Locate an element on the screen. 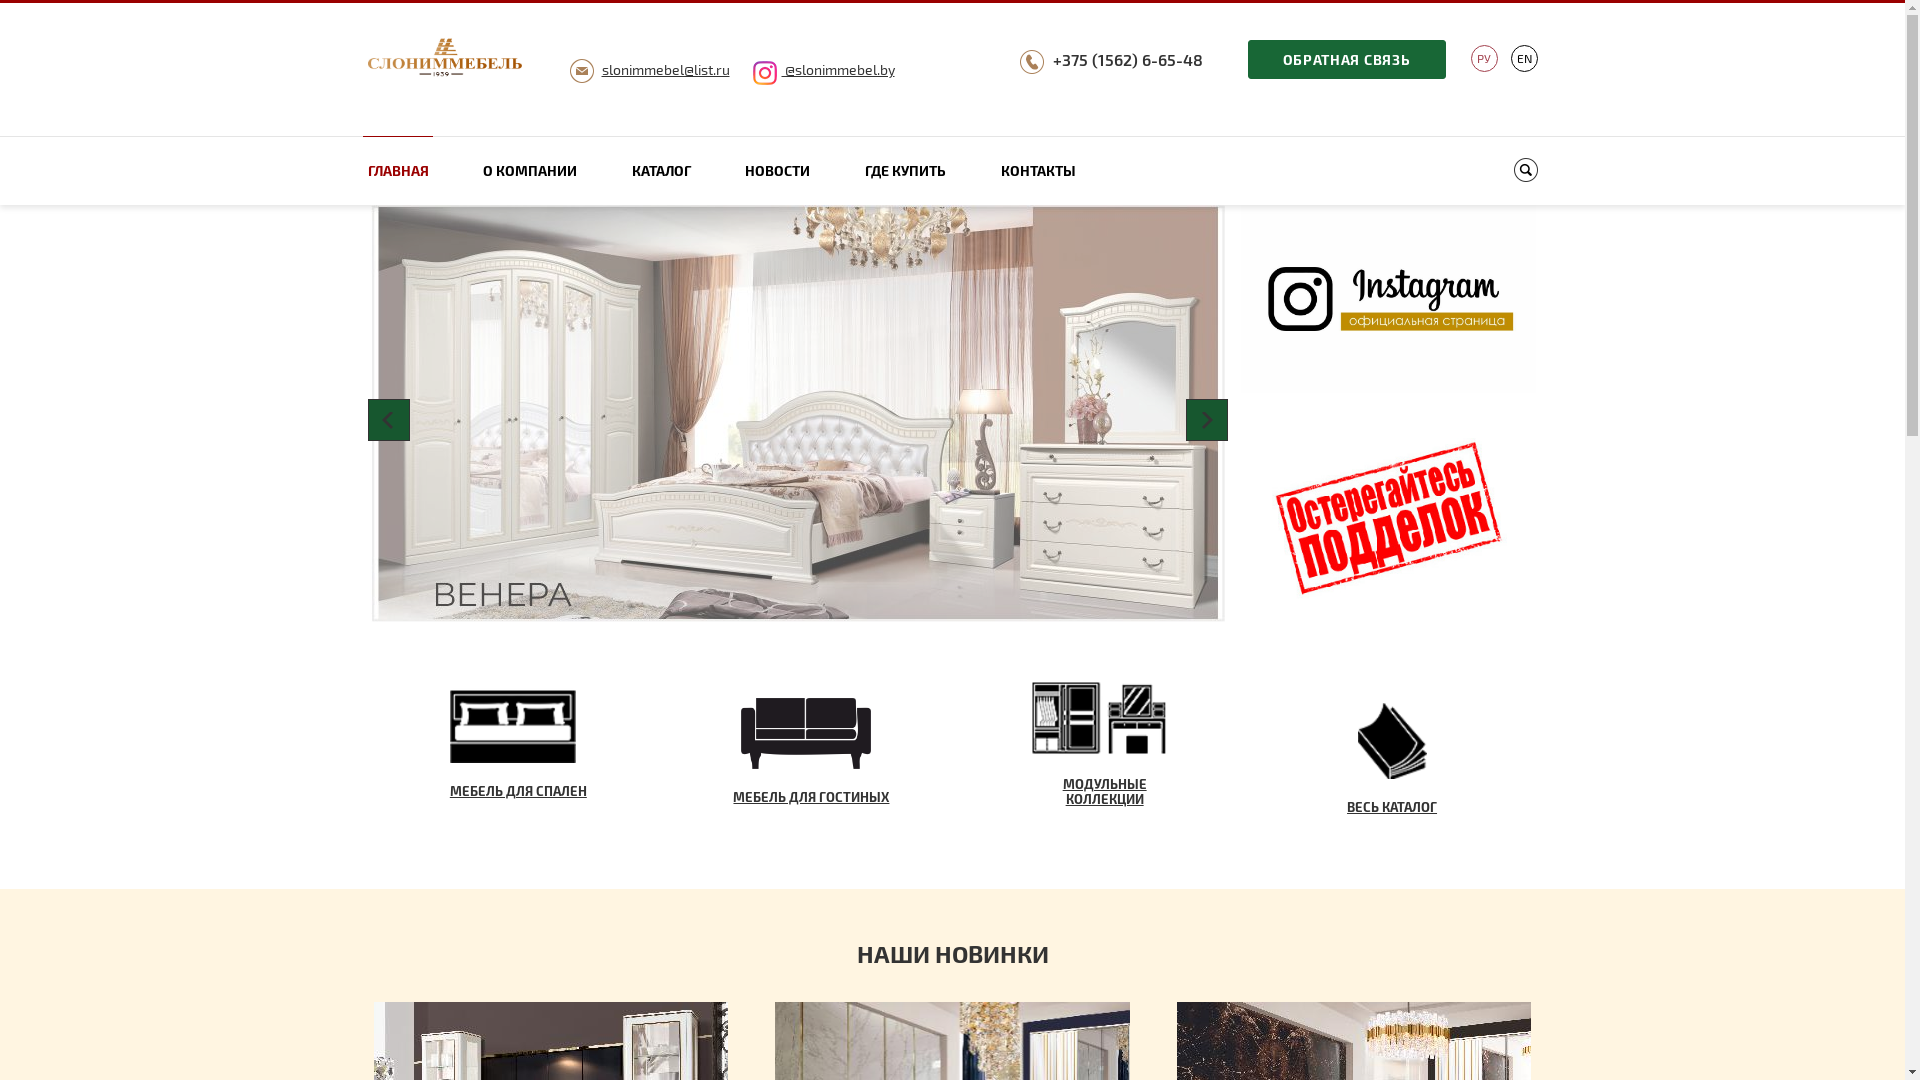 The image size is (1920, 1080). 'Prev' is located at coordinates (368, 419).